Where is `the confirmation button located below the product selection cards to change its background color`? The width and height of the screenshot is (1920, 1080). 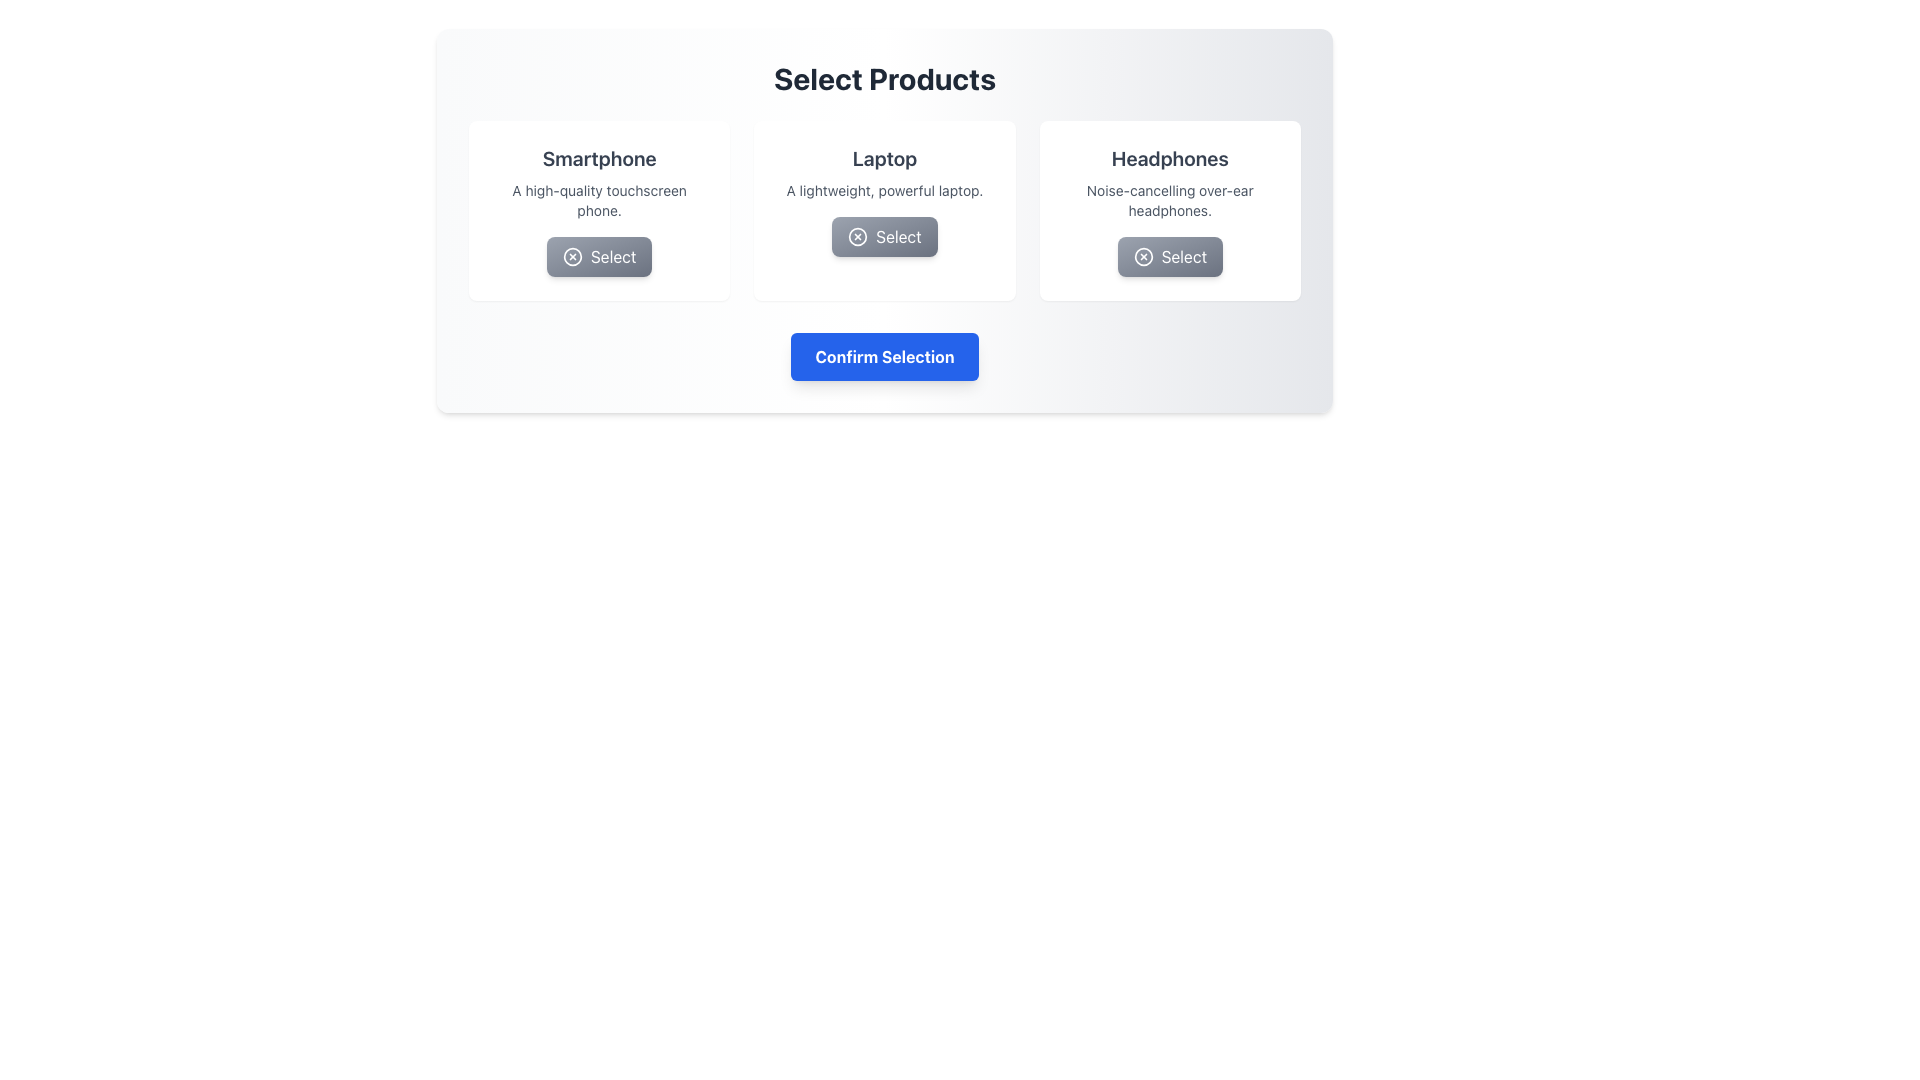 the confirmation button located below the product selection cards to change its background color is located at coordinates (883, 356).